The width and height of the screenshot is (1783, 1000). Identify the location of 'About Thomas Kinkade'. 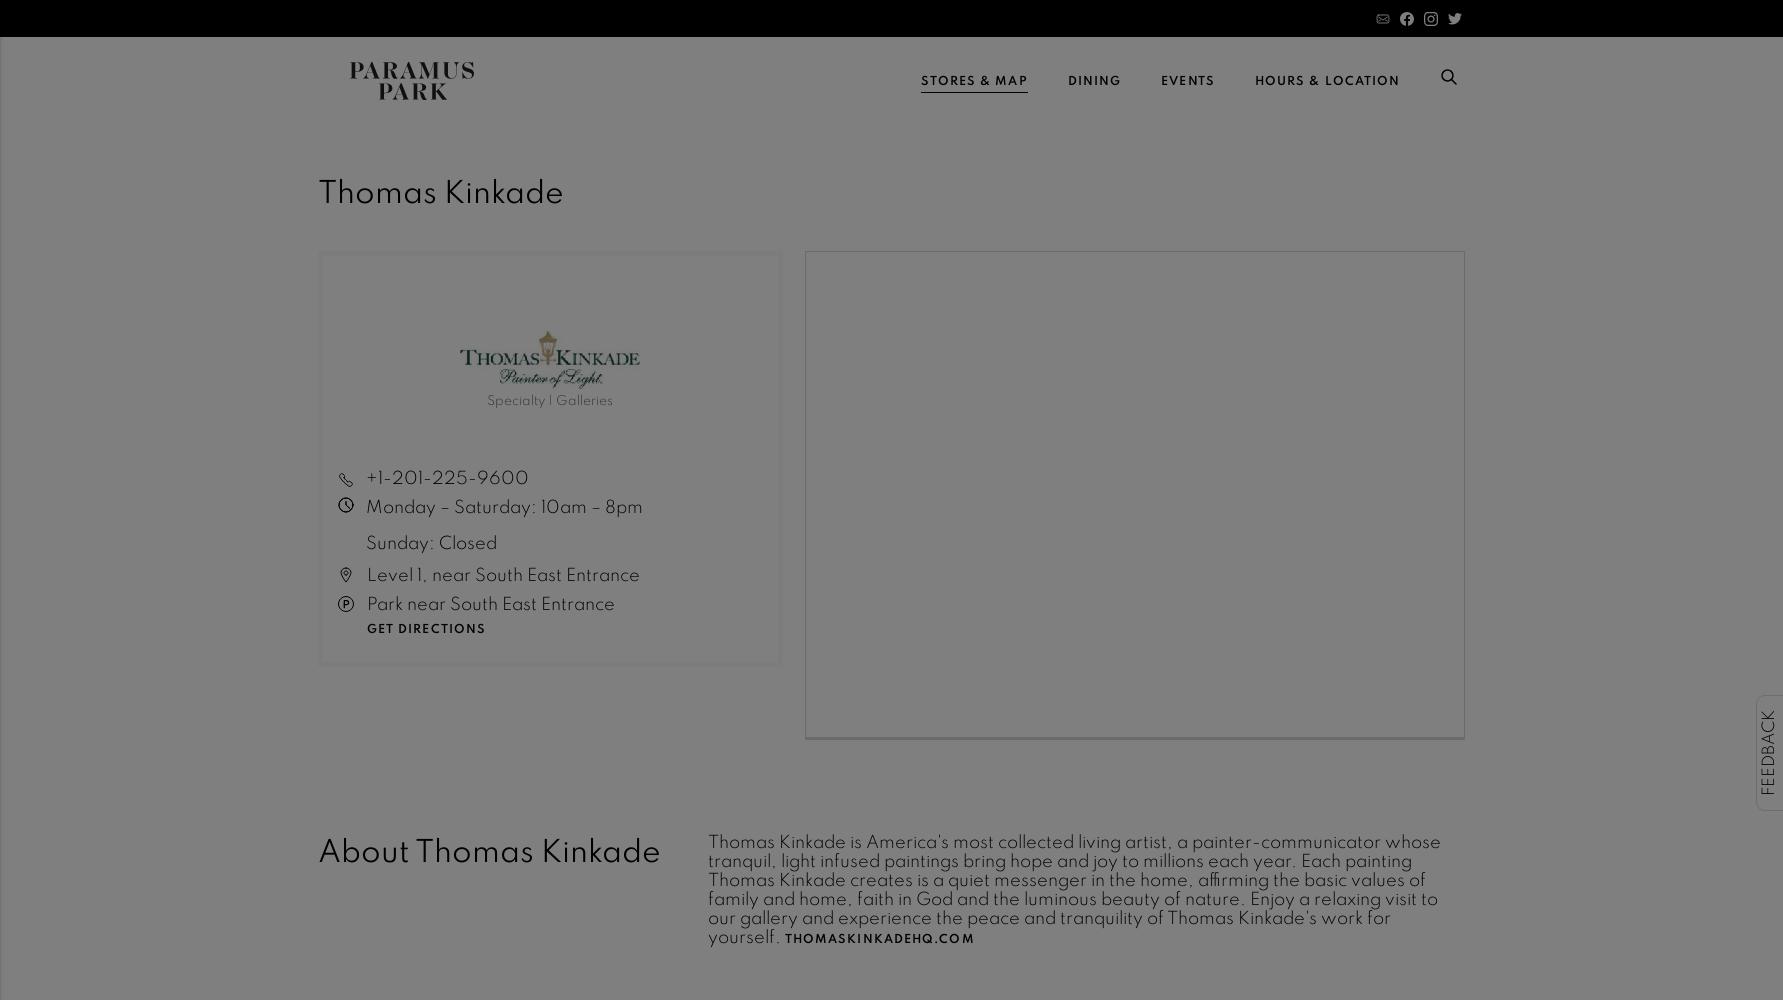
(488, 851).